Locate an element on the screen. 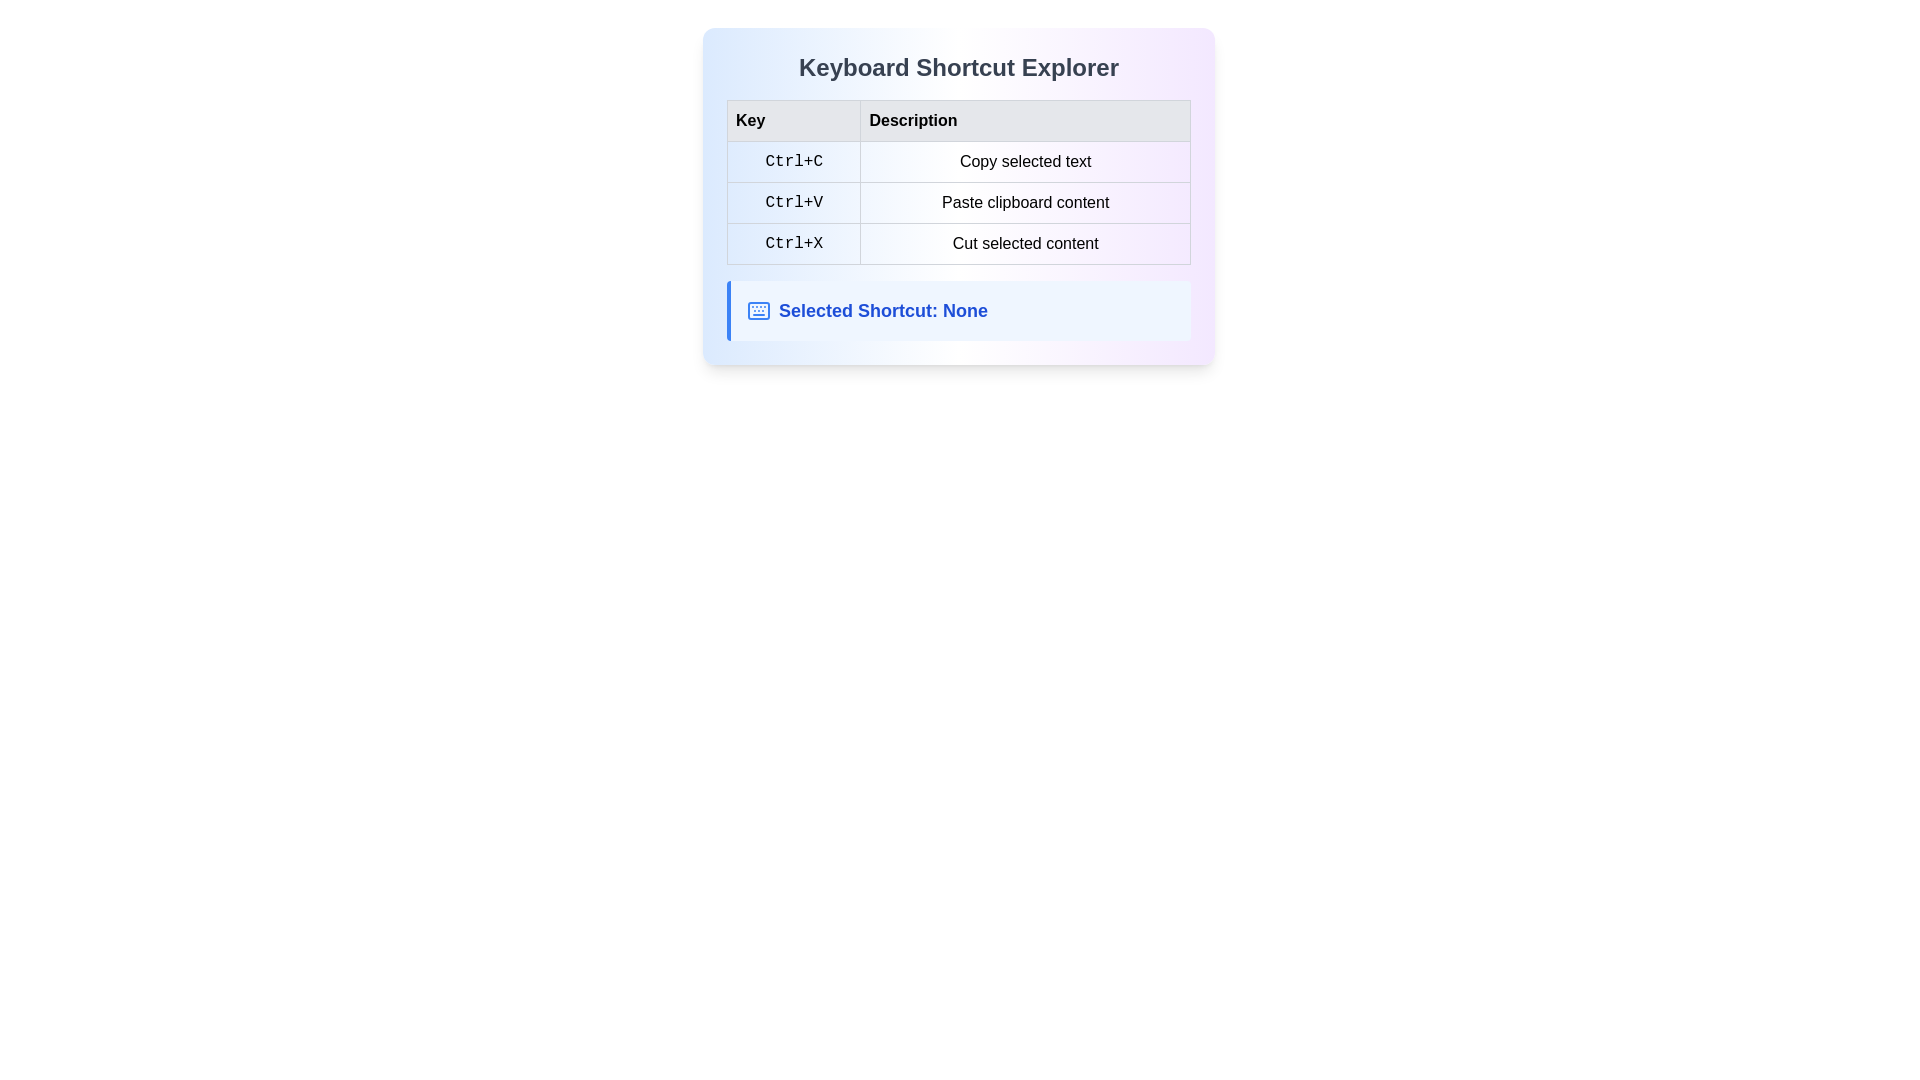 This screenshot has width=1920, height=1080. the SVG rectangle component with rounded corners located at the center of the blue toolbar section that describes selected keyboard shortcuts is located at coordinates (757, 311).